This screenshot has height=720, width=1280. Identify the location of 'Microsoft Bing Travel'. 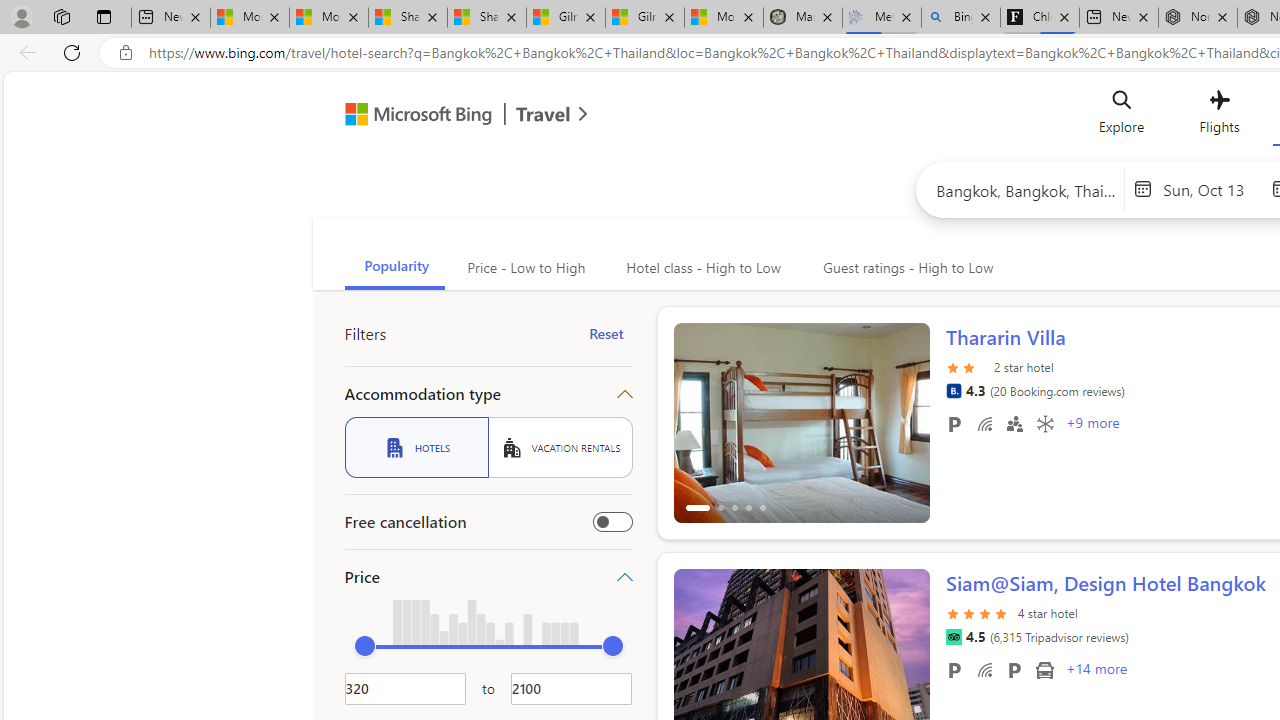
(444, 117).